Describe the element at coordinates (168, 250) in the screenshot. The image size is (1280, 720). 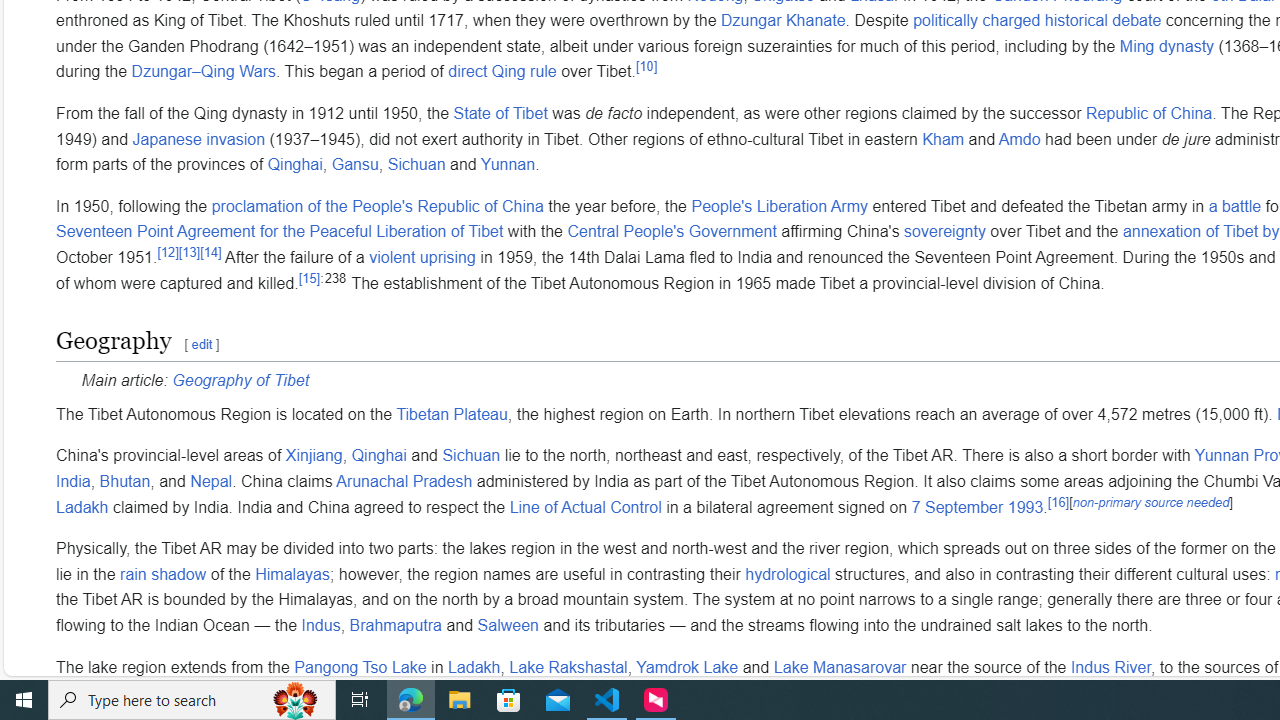
I see `'[12]'` at that location.